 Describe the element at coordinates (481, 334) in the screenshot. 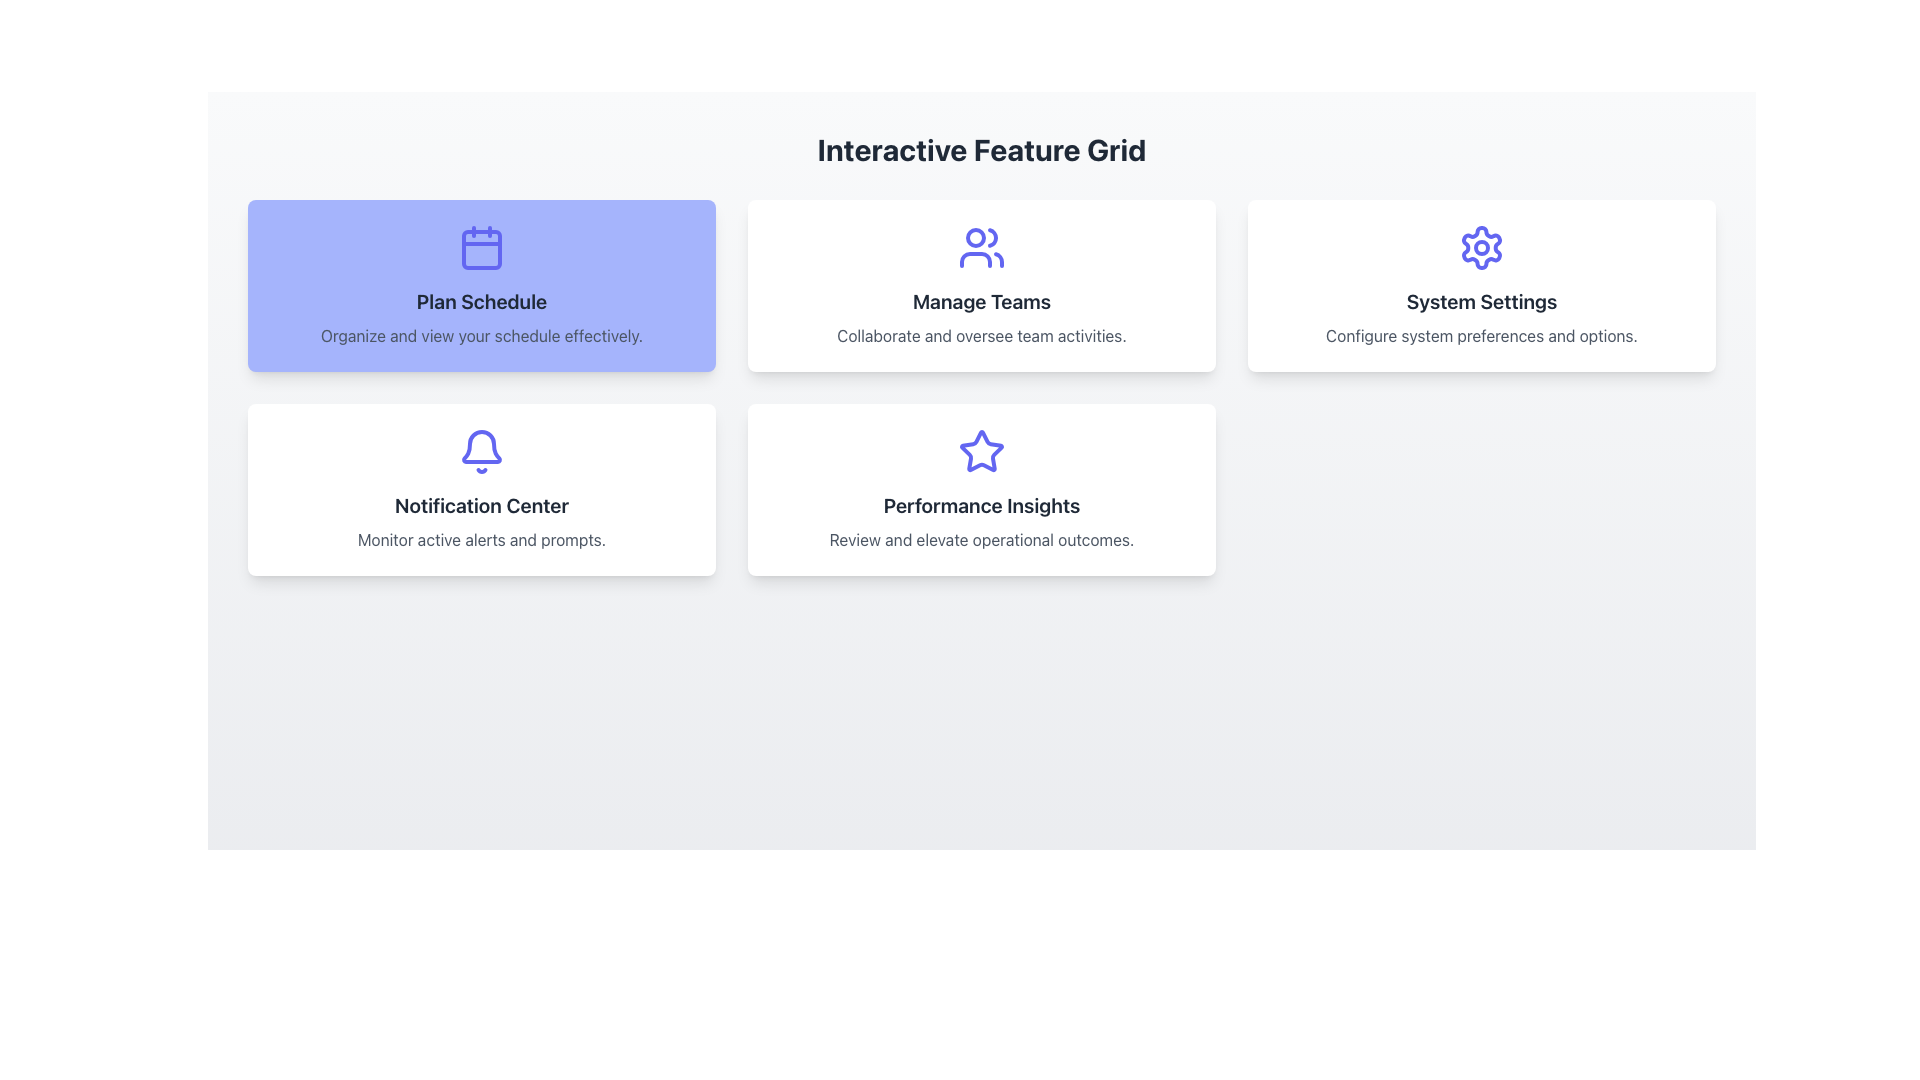

I see `the text element that reads 'Organize and view your schedule effectively.' which is styled in gray and positioned below the 'Plan Schedule' heading within a light blue card` at that location.